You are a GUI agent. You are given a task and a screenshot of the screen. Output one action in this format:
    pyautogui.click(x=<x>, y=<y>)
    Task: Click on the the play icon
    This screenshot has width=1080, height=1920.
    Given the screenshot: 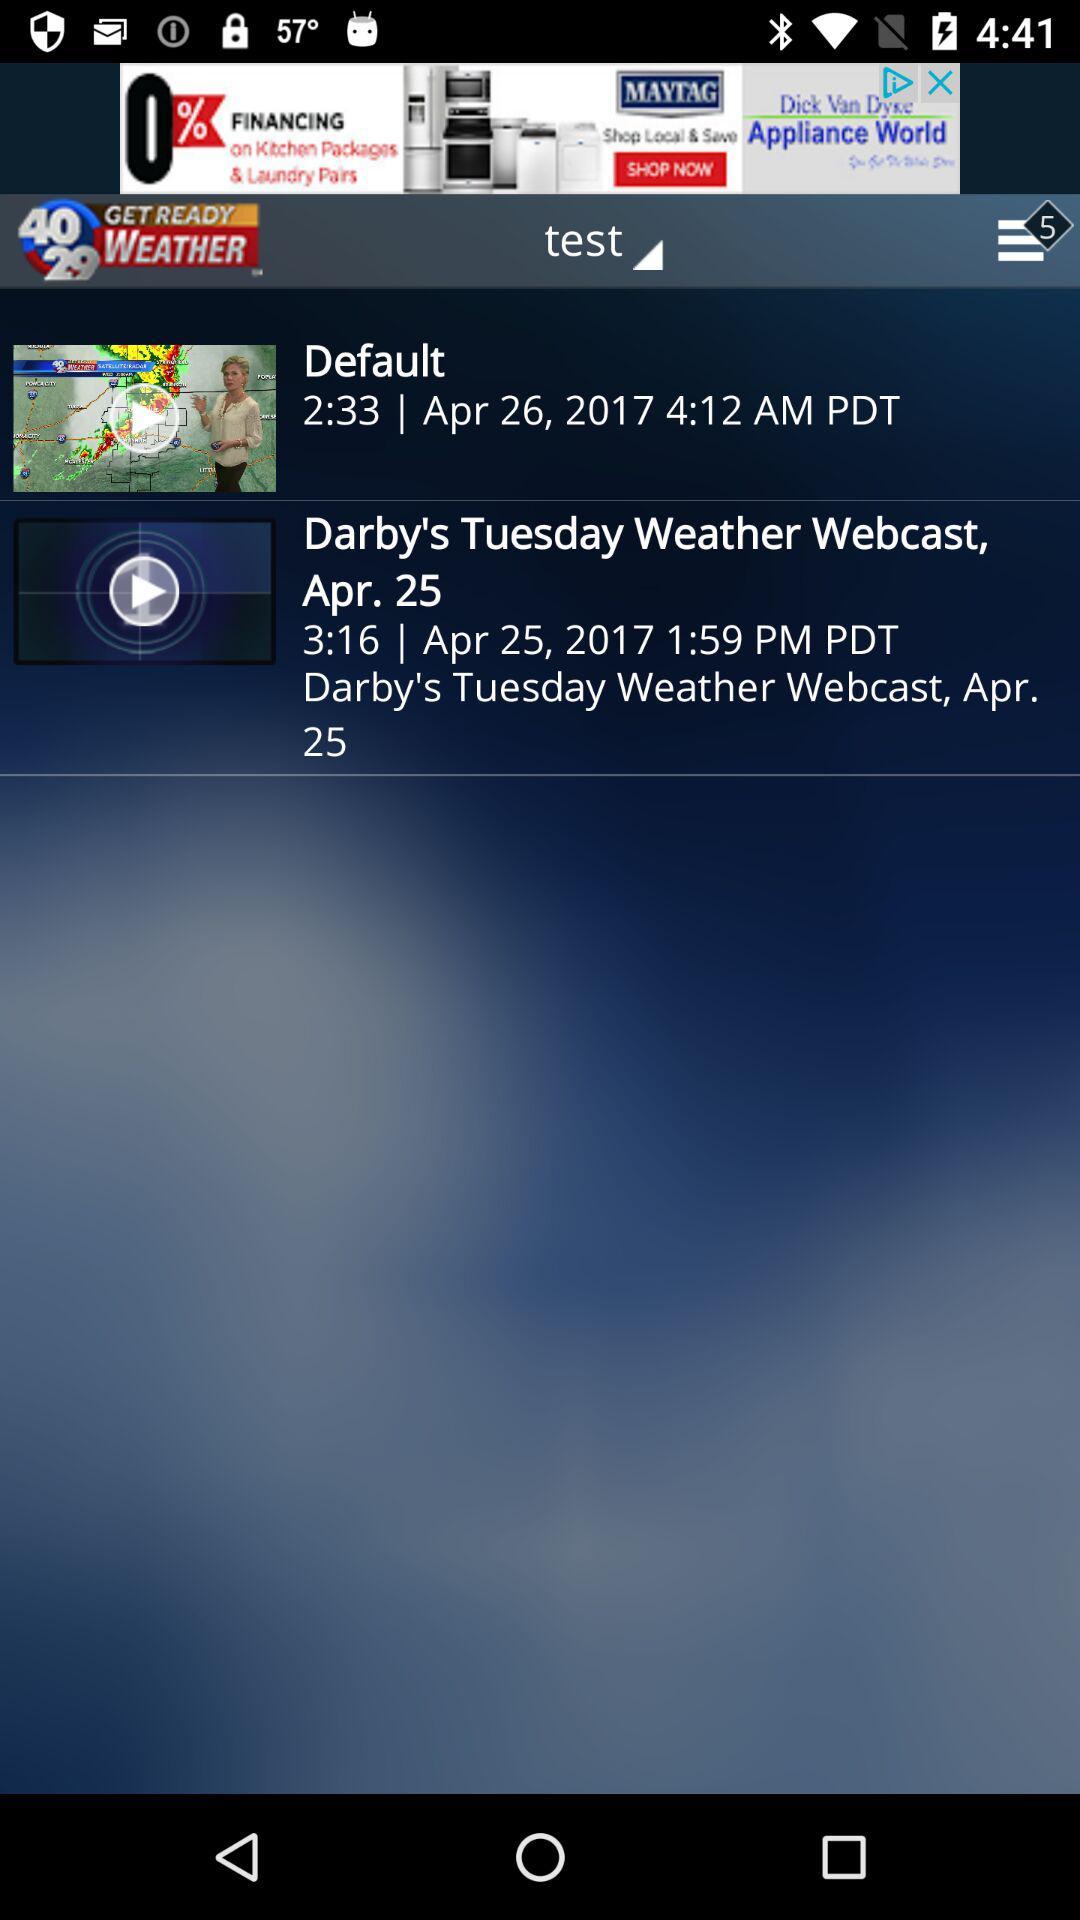 What is the action you would take?
    pyautogui.click(x=131, y=240)
    